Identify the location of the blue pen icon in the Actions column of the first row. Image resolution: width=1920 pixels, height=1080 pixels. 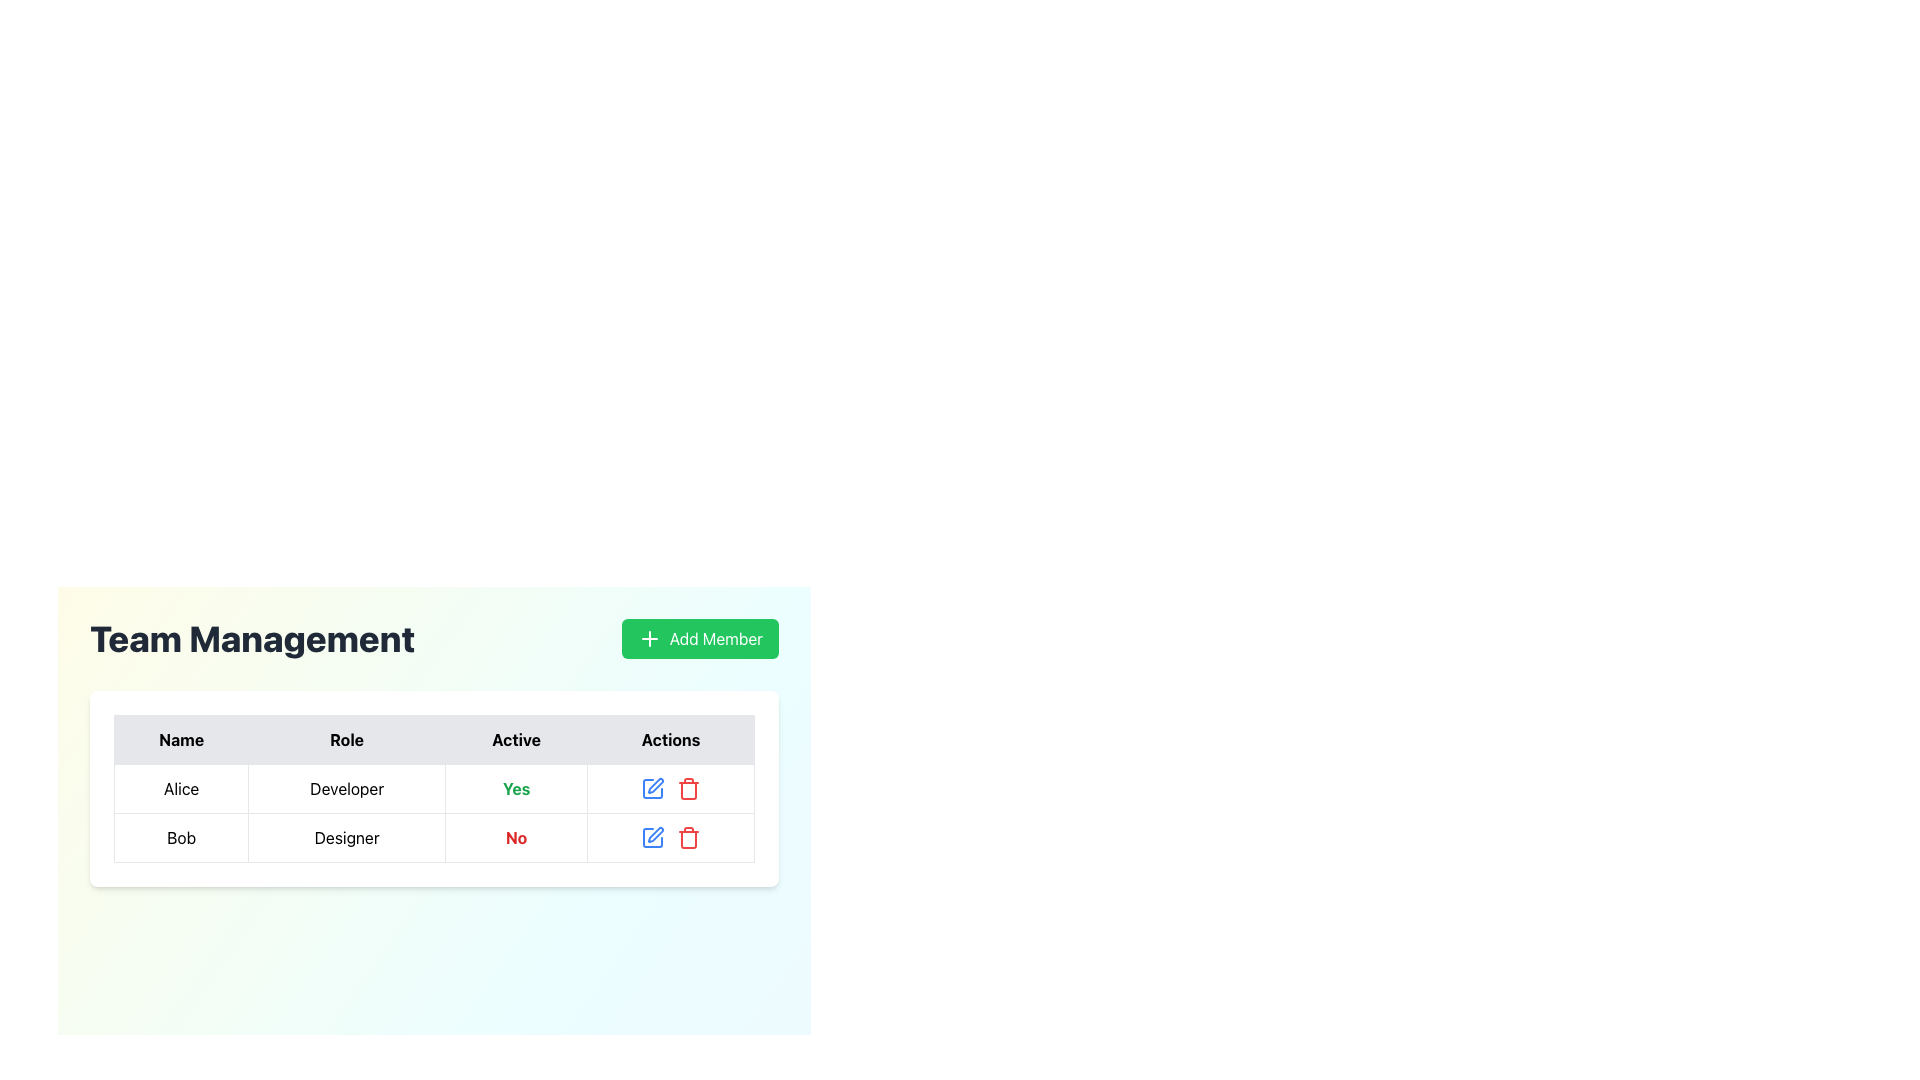
(652, 788).